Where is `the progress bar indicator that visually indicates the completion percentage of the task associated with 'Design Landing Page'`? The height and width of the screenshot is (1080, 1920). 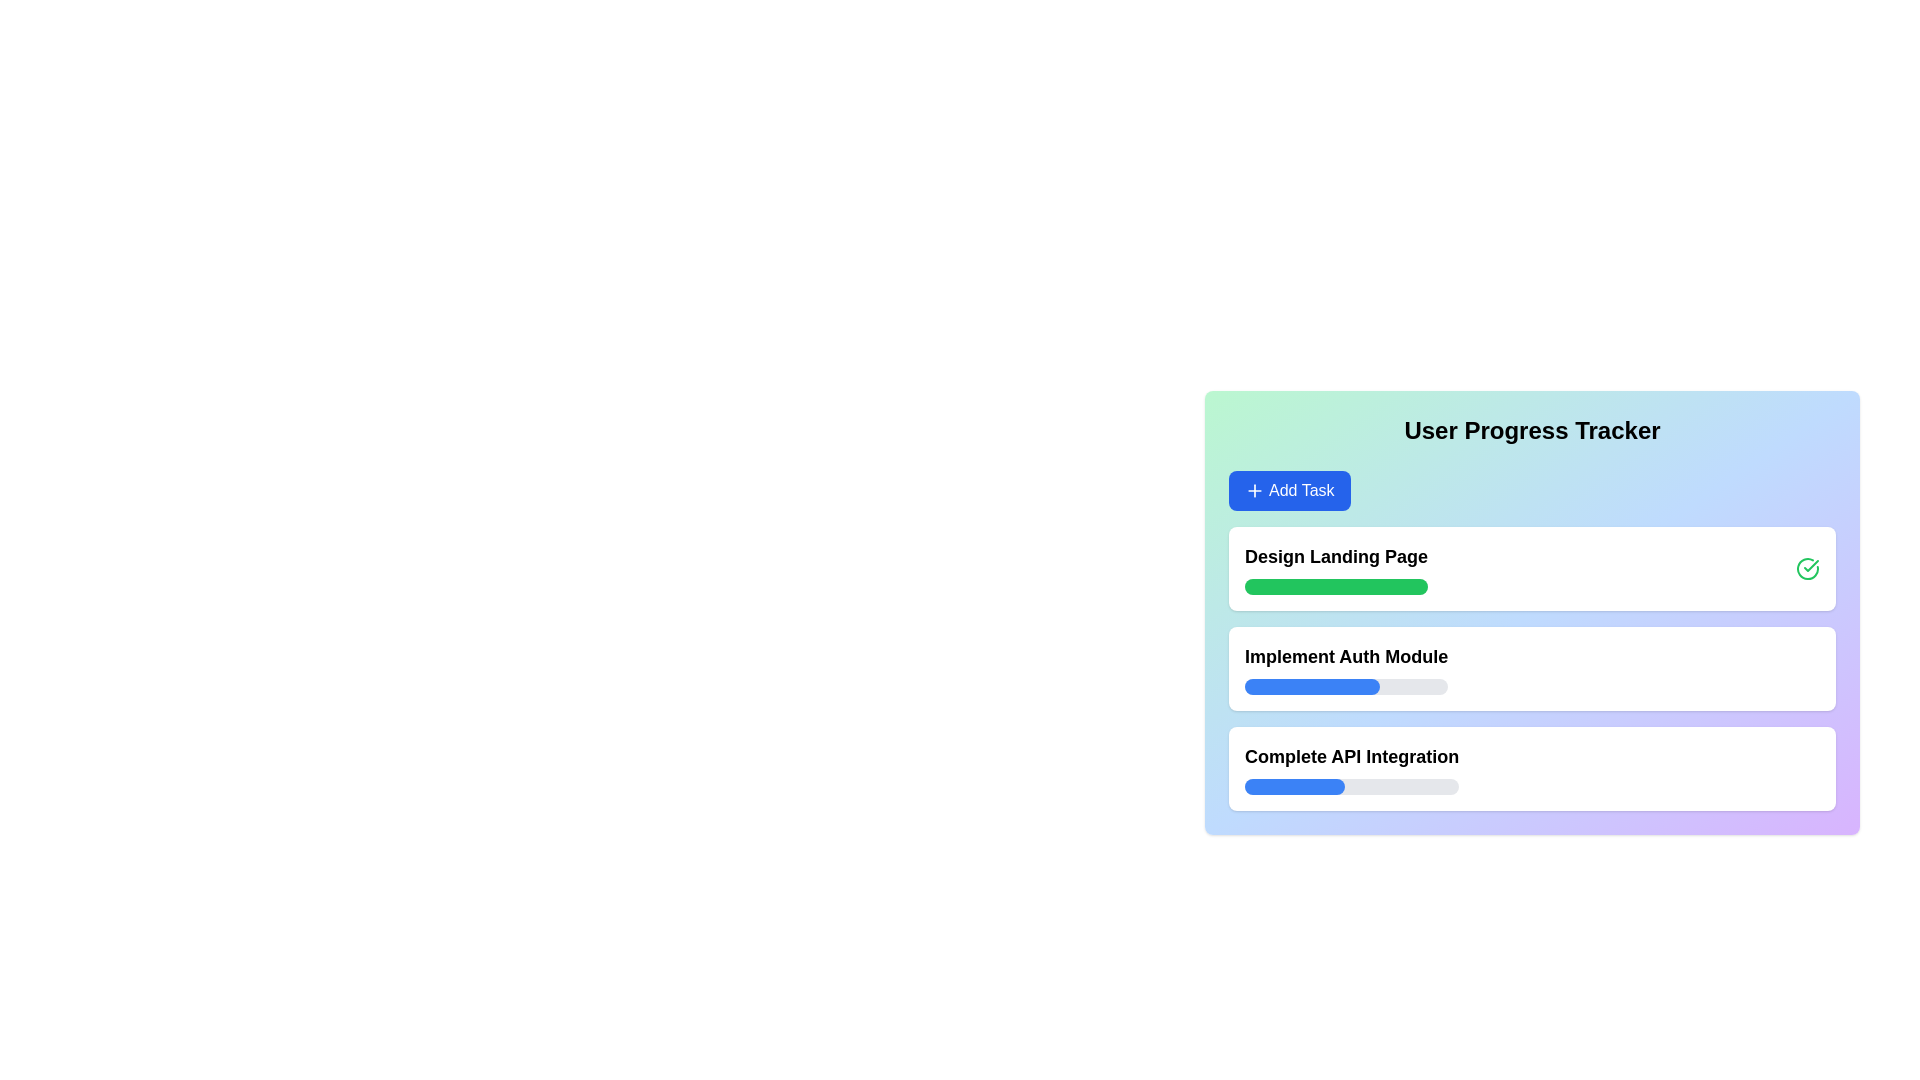 the progress bar indicator that visually indicates the completion percentage of the task associated with 'Design Landing Page' is located at coordinates (1333, 585).